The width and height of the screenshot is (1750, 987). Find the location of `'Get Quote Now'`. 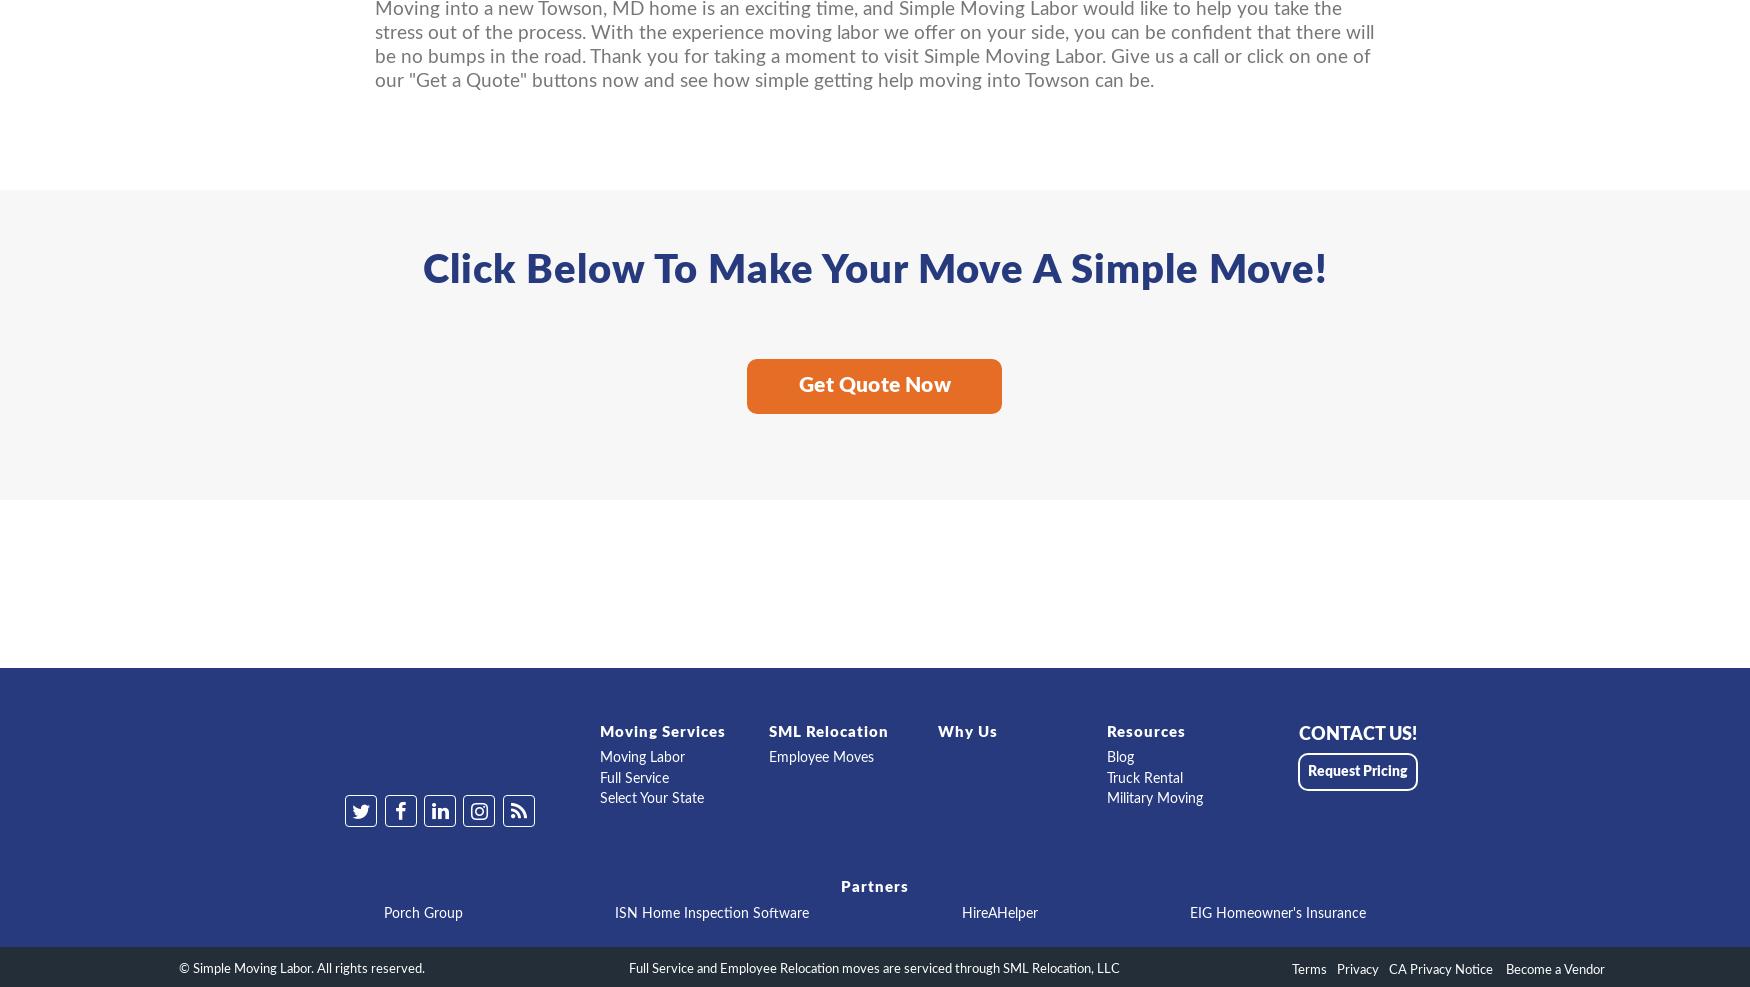

'Get Quote Now' is located at coordinates (874, 385).